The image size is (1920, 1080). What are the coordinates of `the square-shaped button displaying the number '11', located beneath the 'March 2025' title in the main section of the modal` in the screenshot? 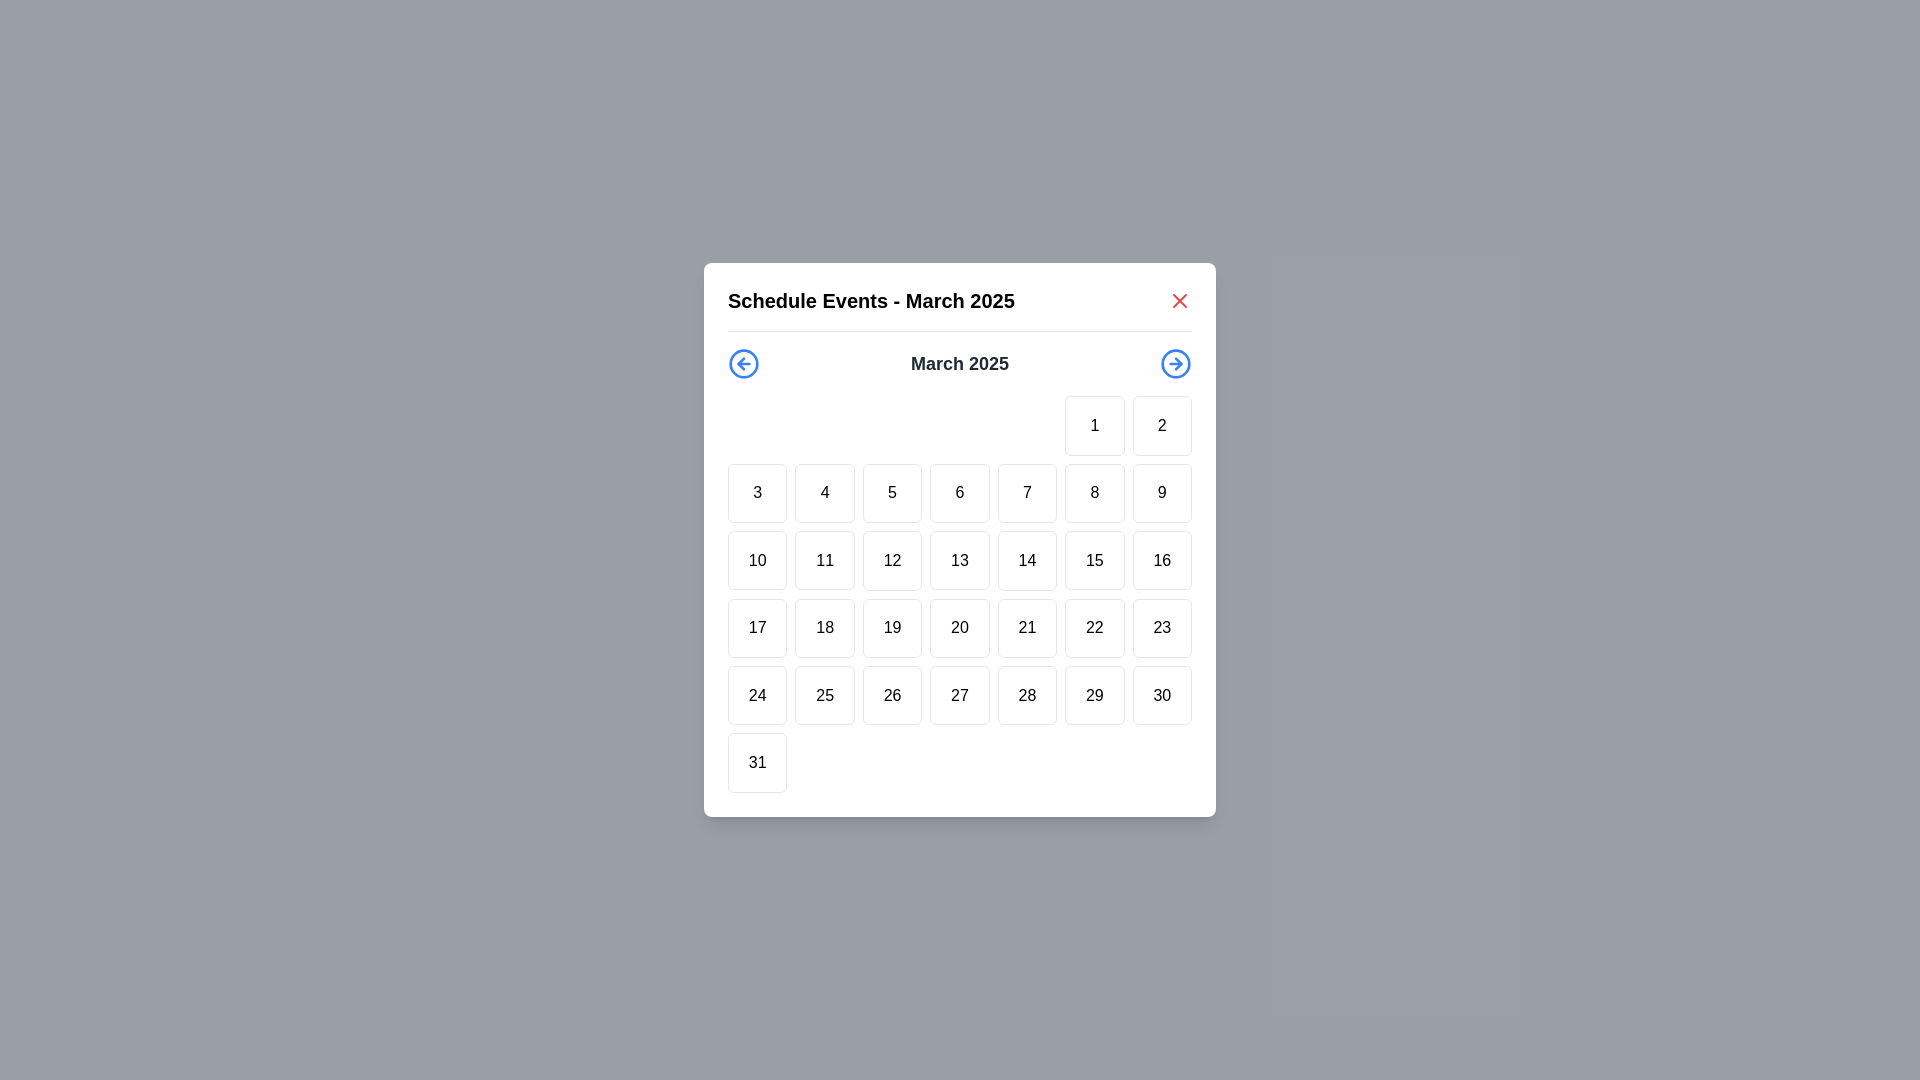 It's located at (825, 560).